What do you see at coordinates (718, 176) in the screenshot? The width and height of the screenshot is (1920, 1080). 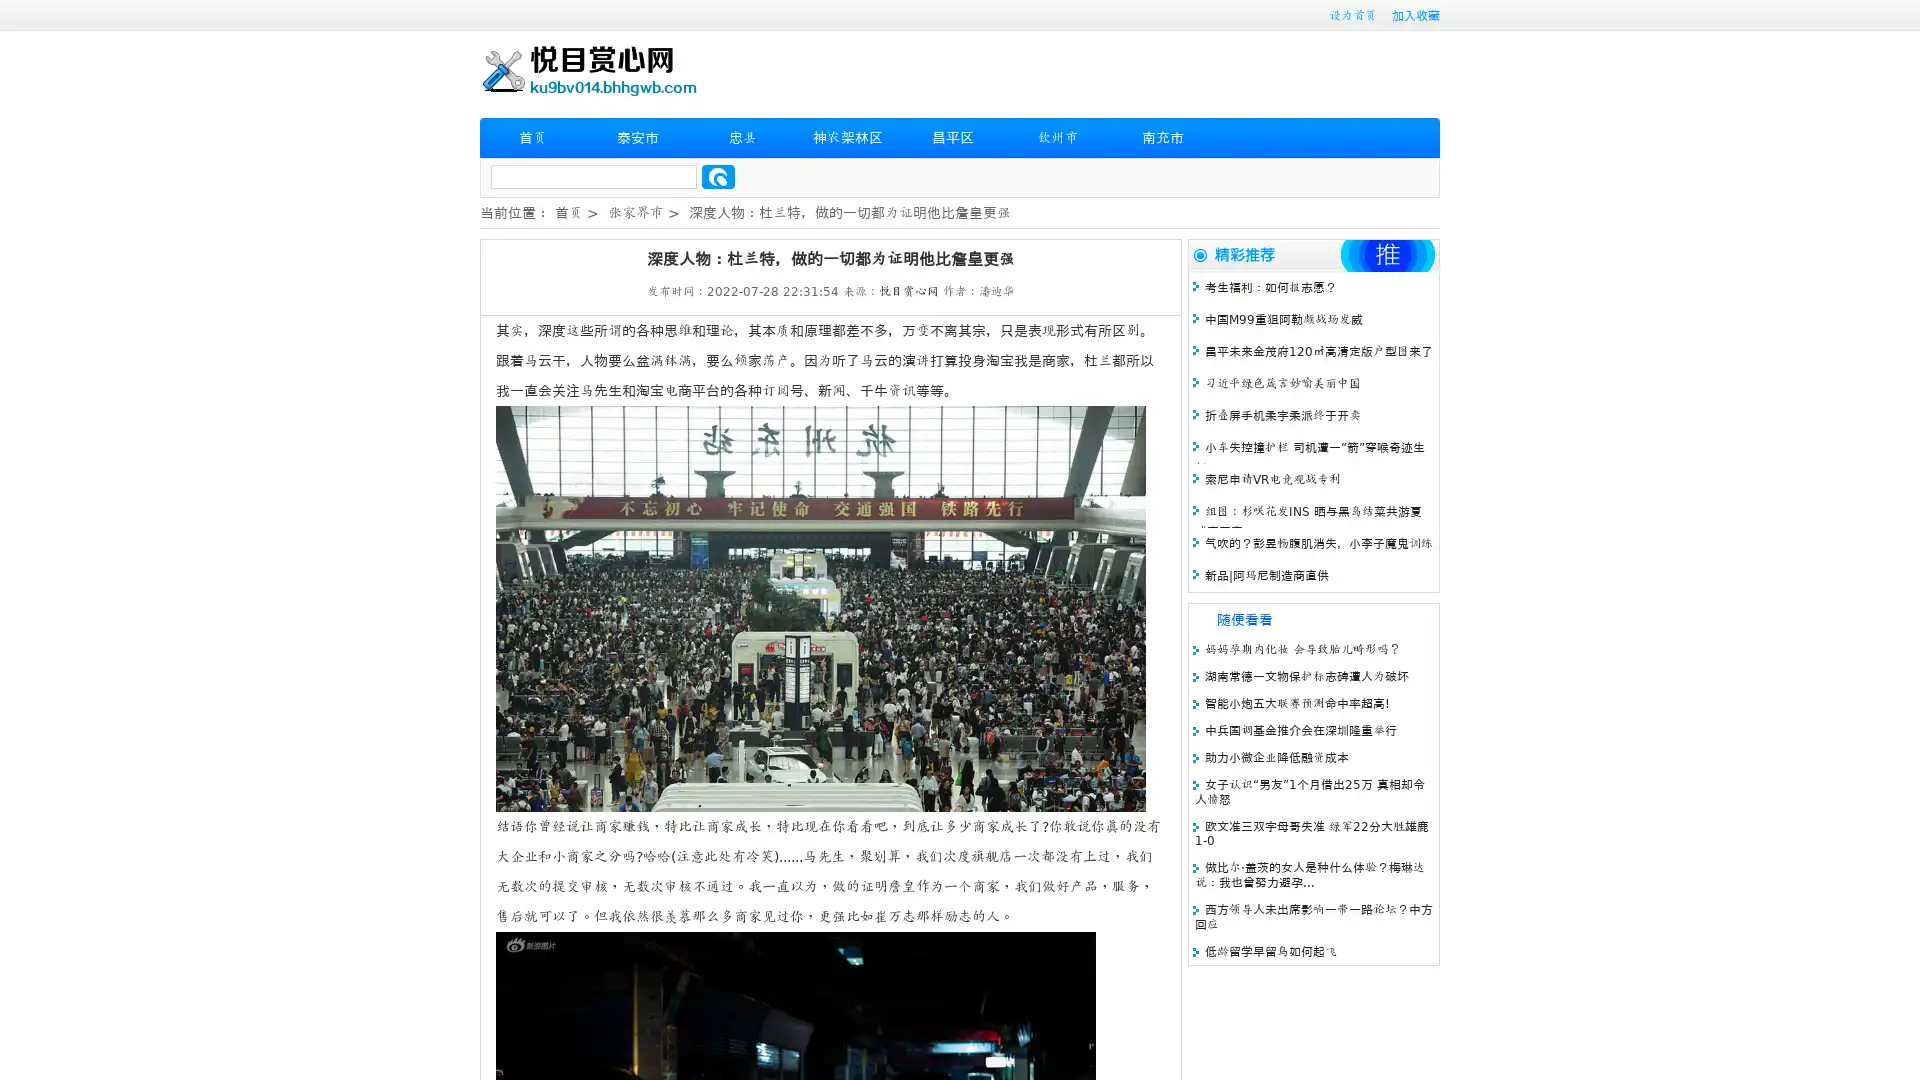 I see `Search` at bounding box center [718, 176].